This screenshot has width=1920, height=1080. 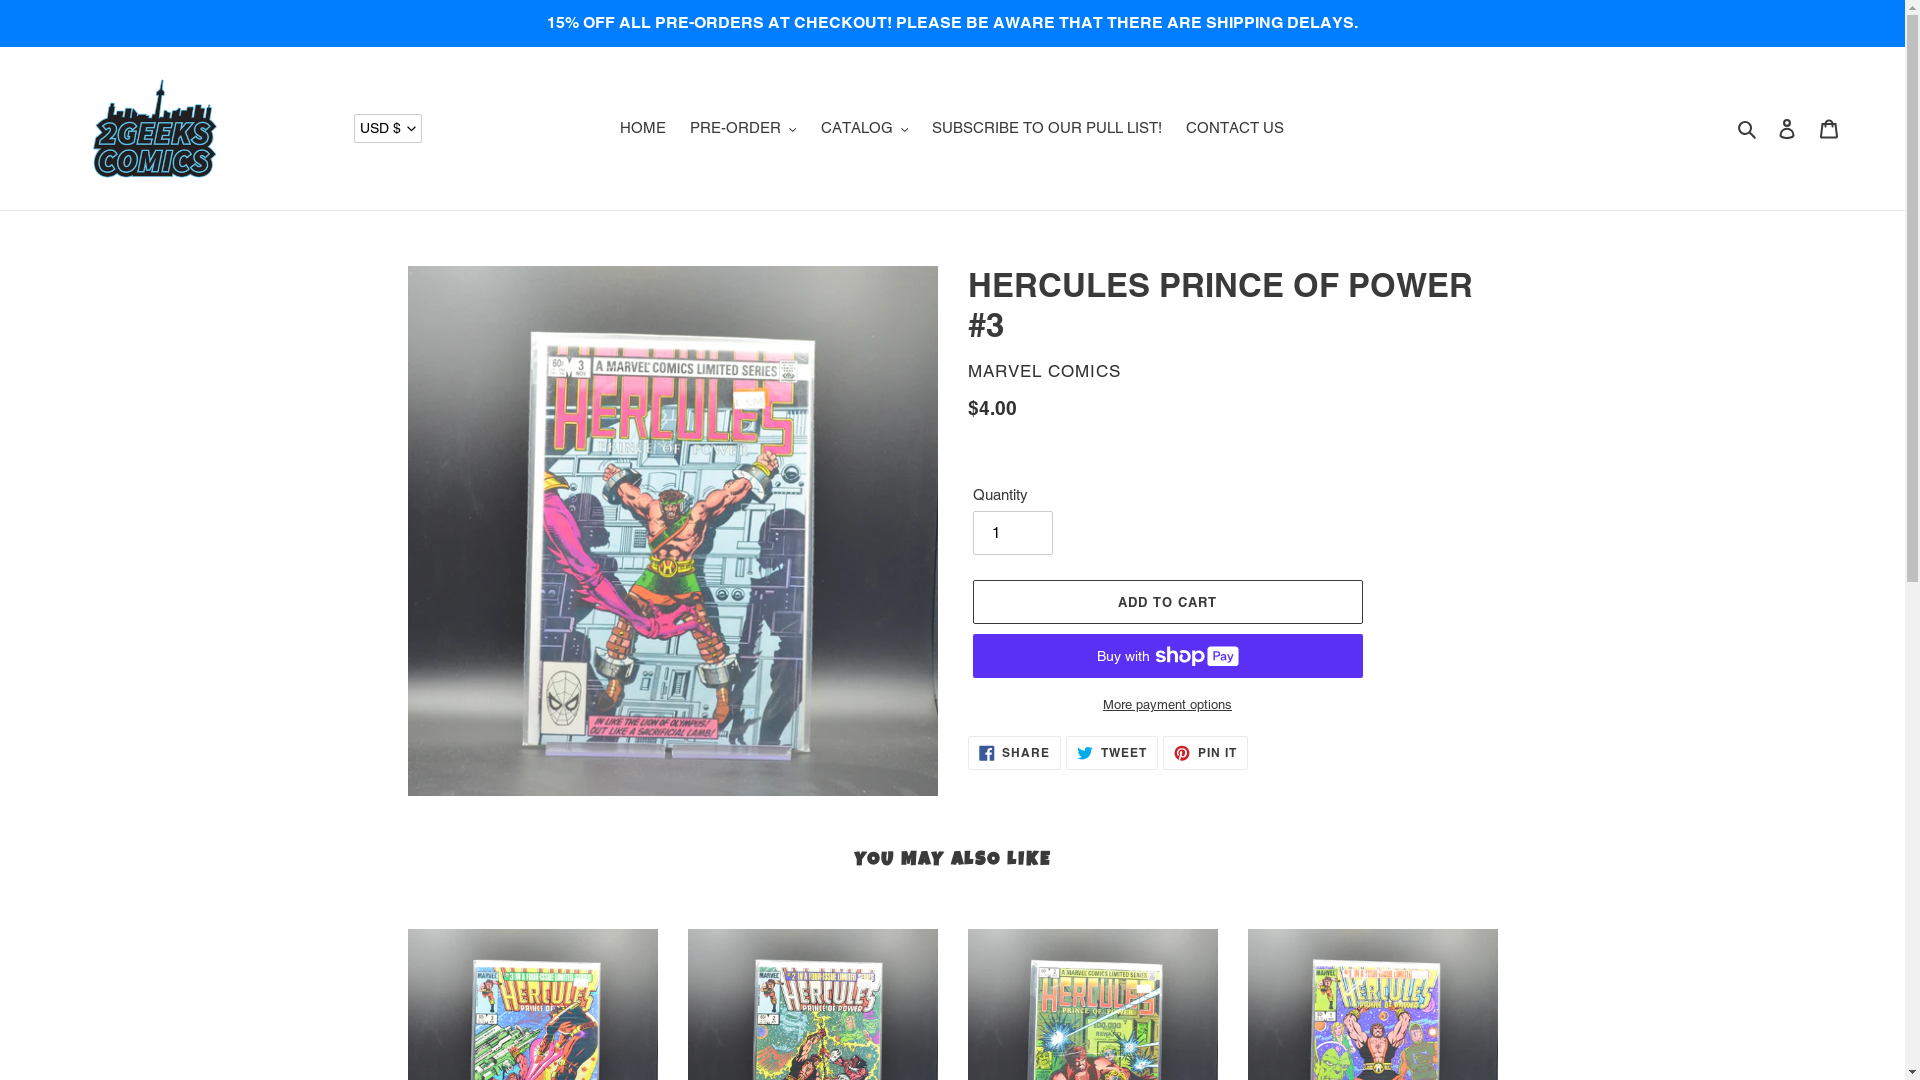 I want to click on 'SUBSCRIBE TO OUR PULL LIST!', so click(x=920, y=128).